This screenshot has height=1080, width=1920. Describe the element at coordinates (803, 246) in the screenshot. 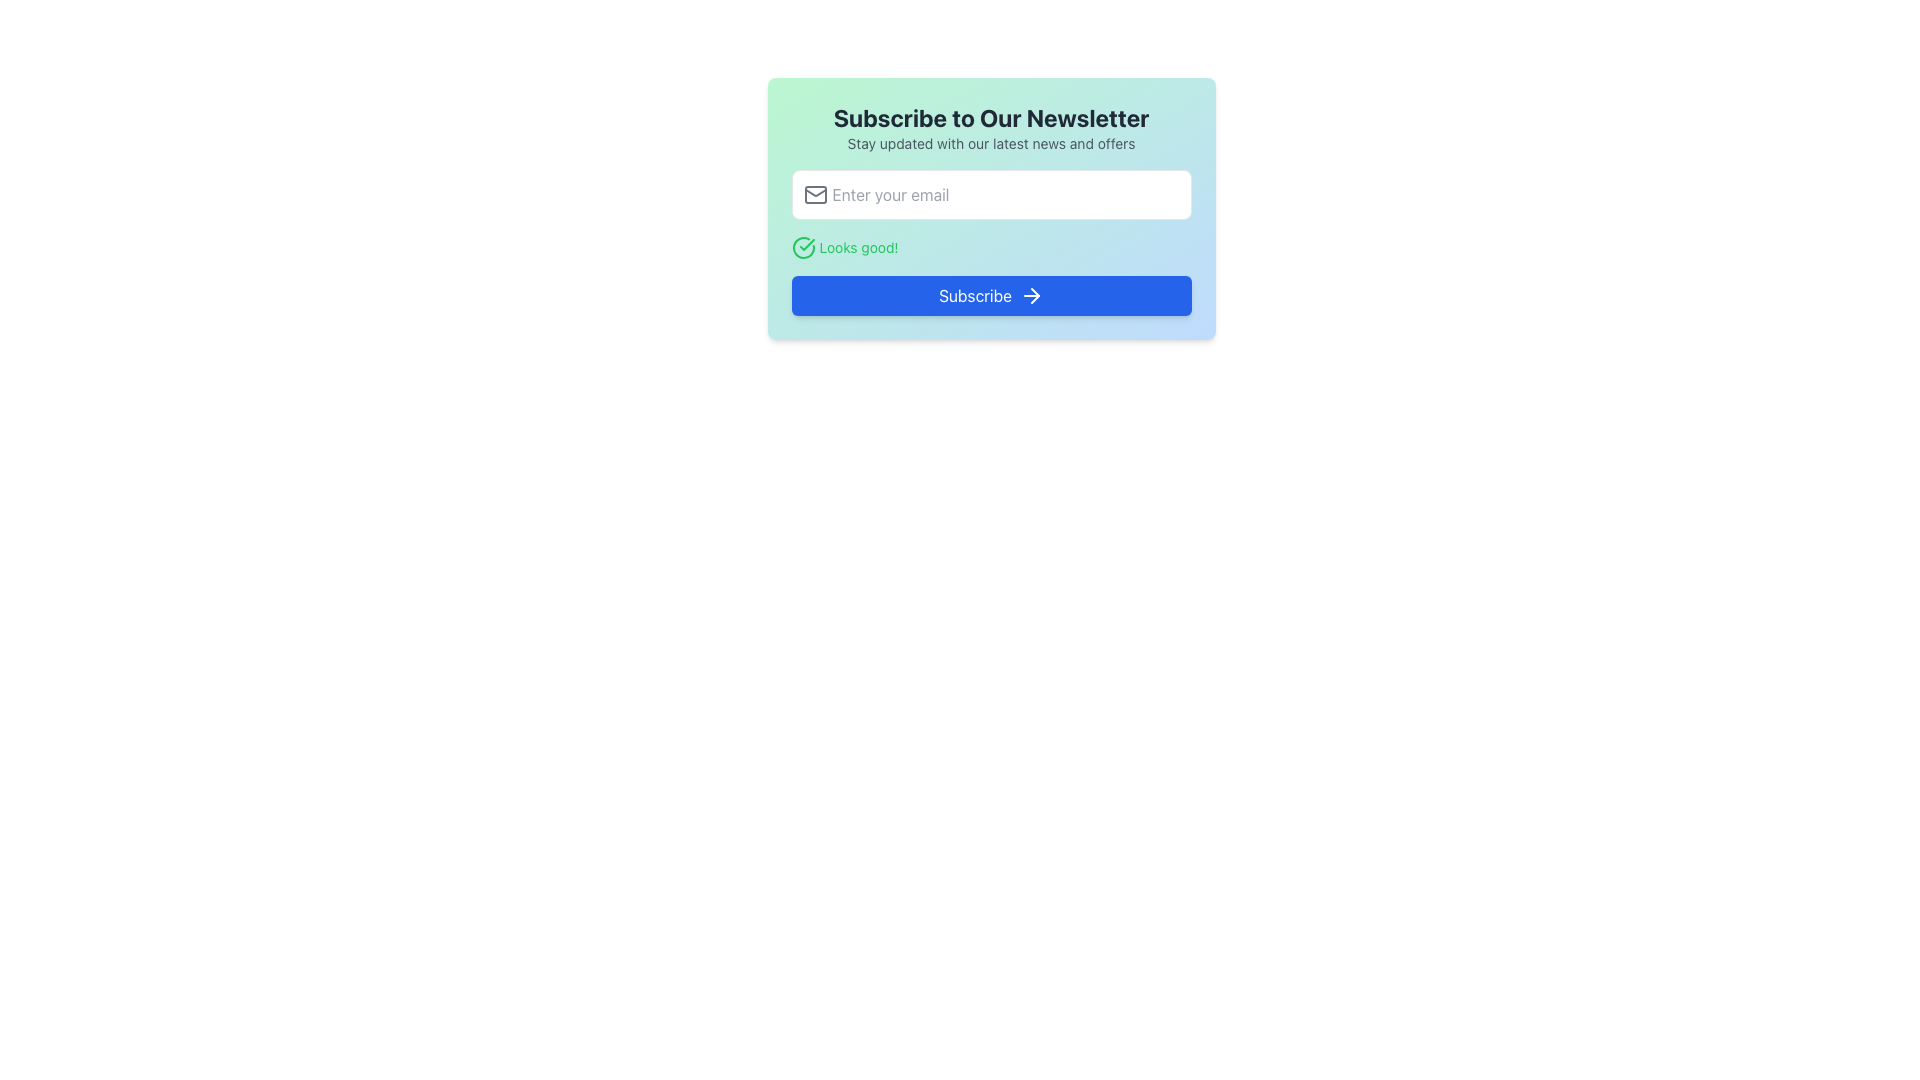

I see `the validation icon next to the 'Looks good!' text label below the email input field in the subscription form to inspect it` at that location.